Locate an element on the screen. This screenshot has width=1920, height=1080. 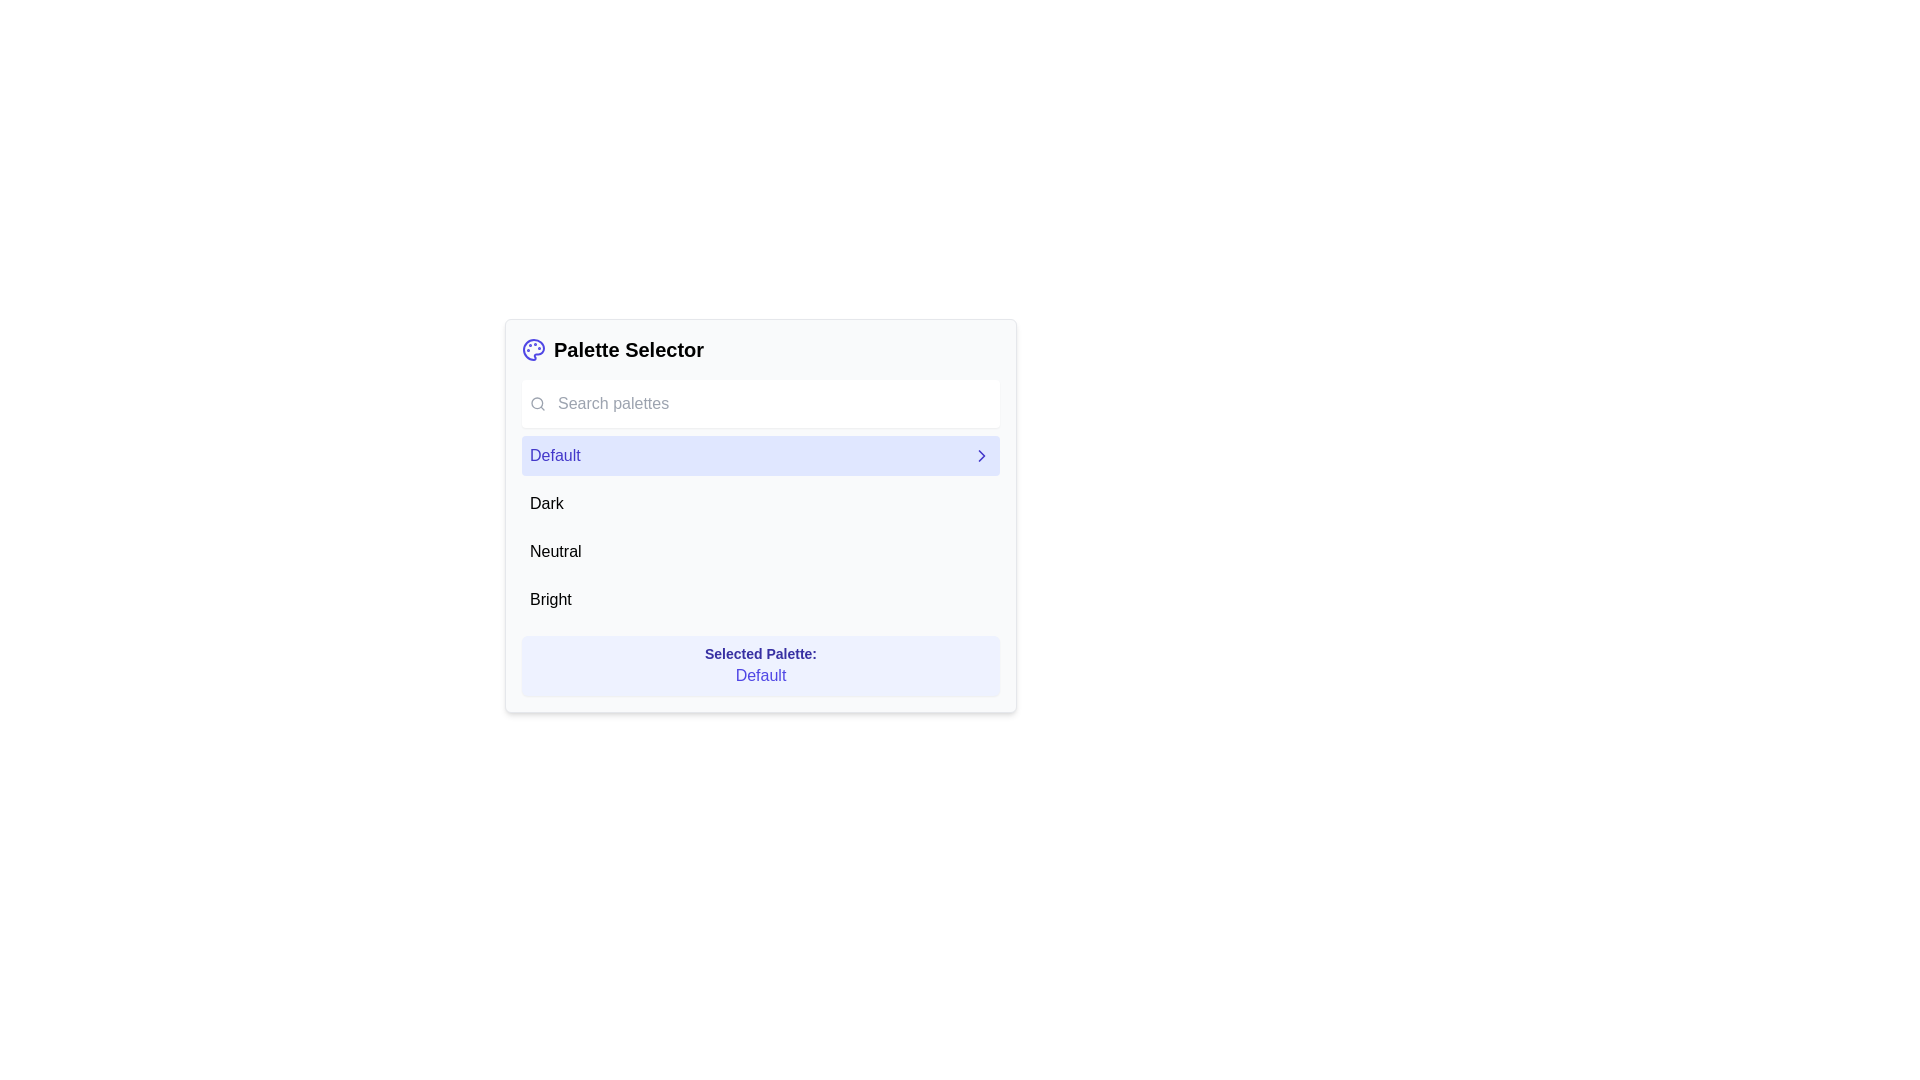
the text label reading 'Selected Palette:' which is styled in indigo color and is positioned above the text 'Default' is located at coordinates (760, 654).